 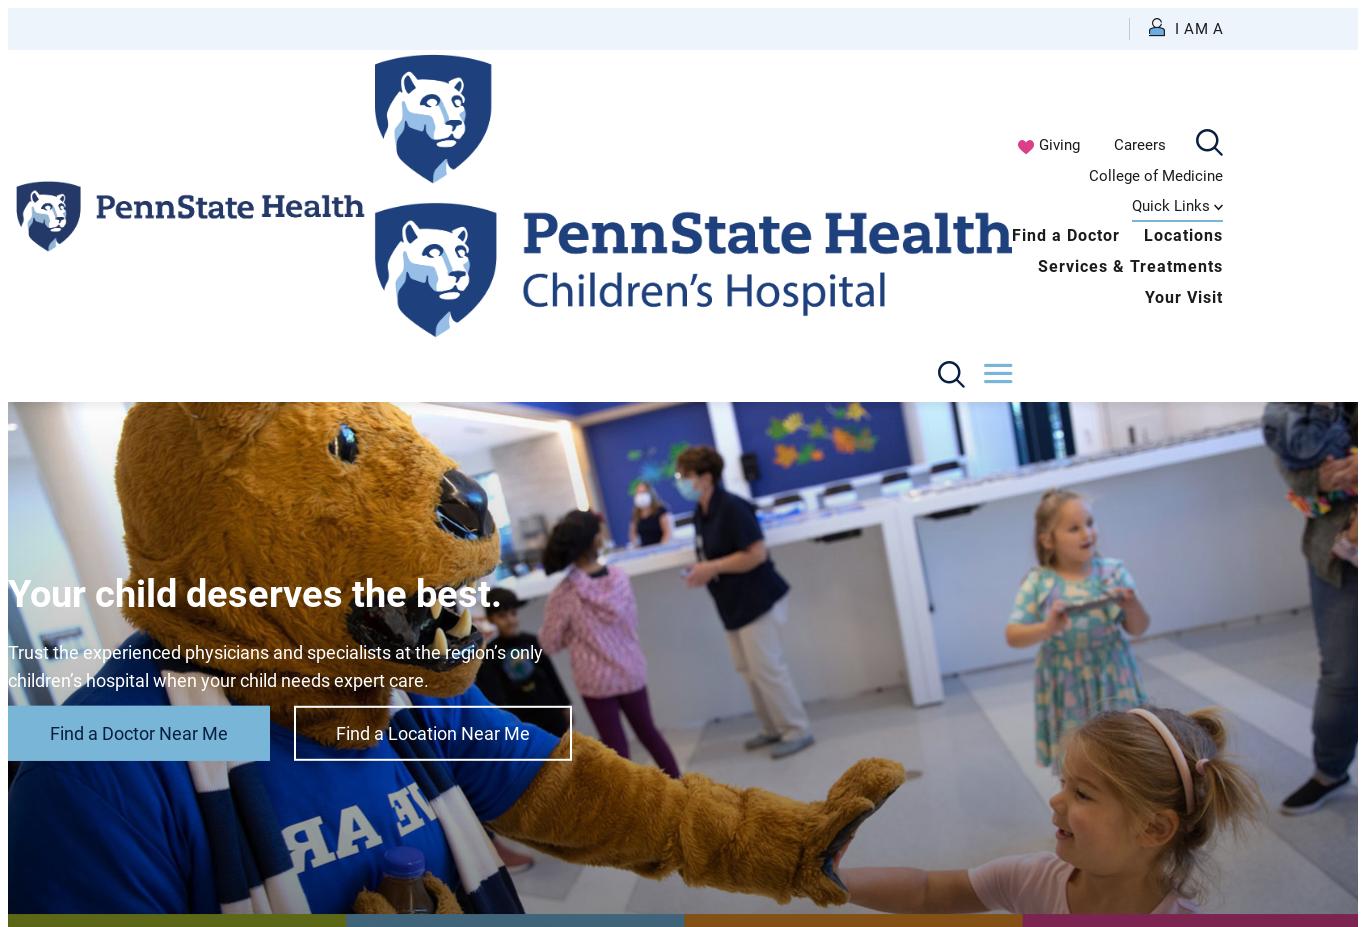 I want to click on 'Job Seeker', so click(x=1017, y=321).